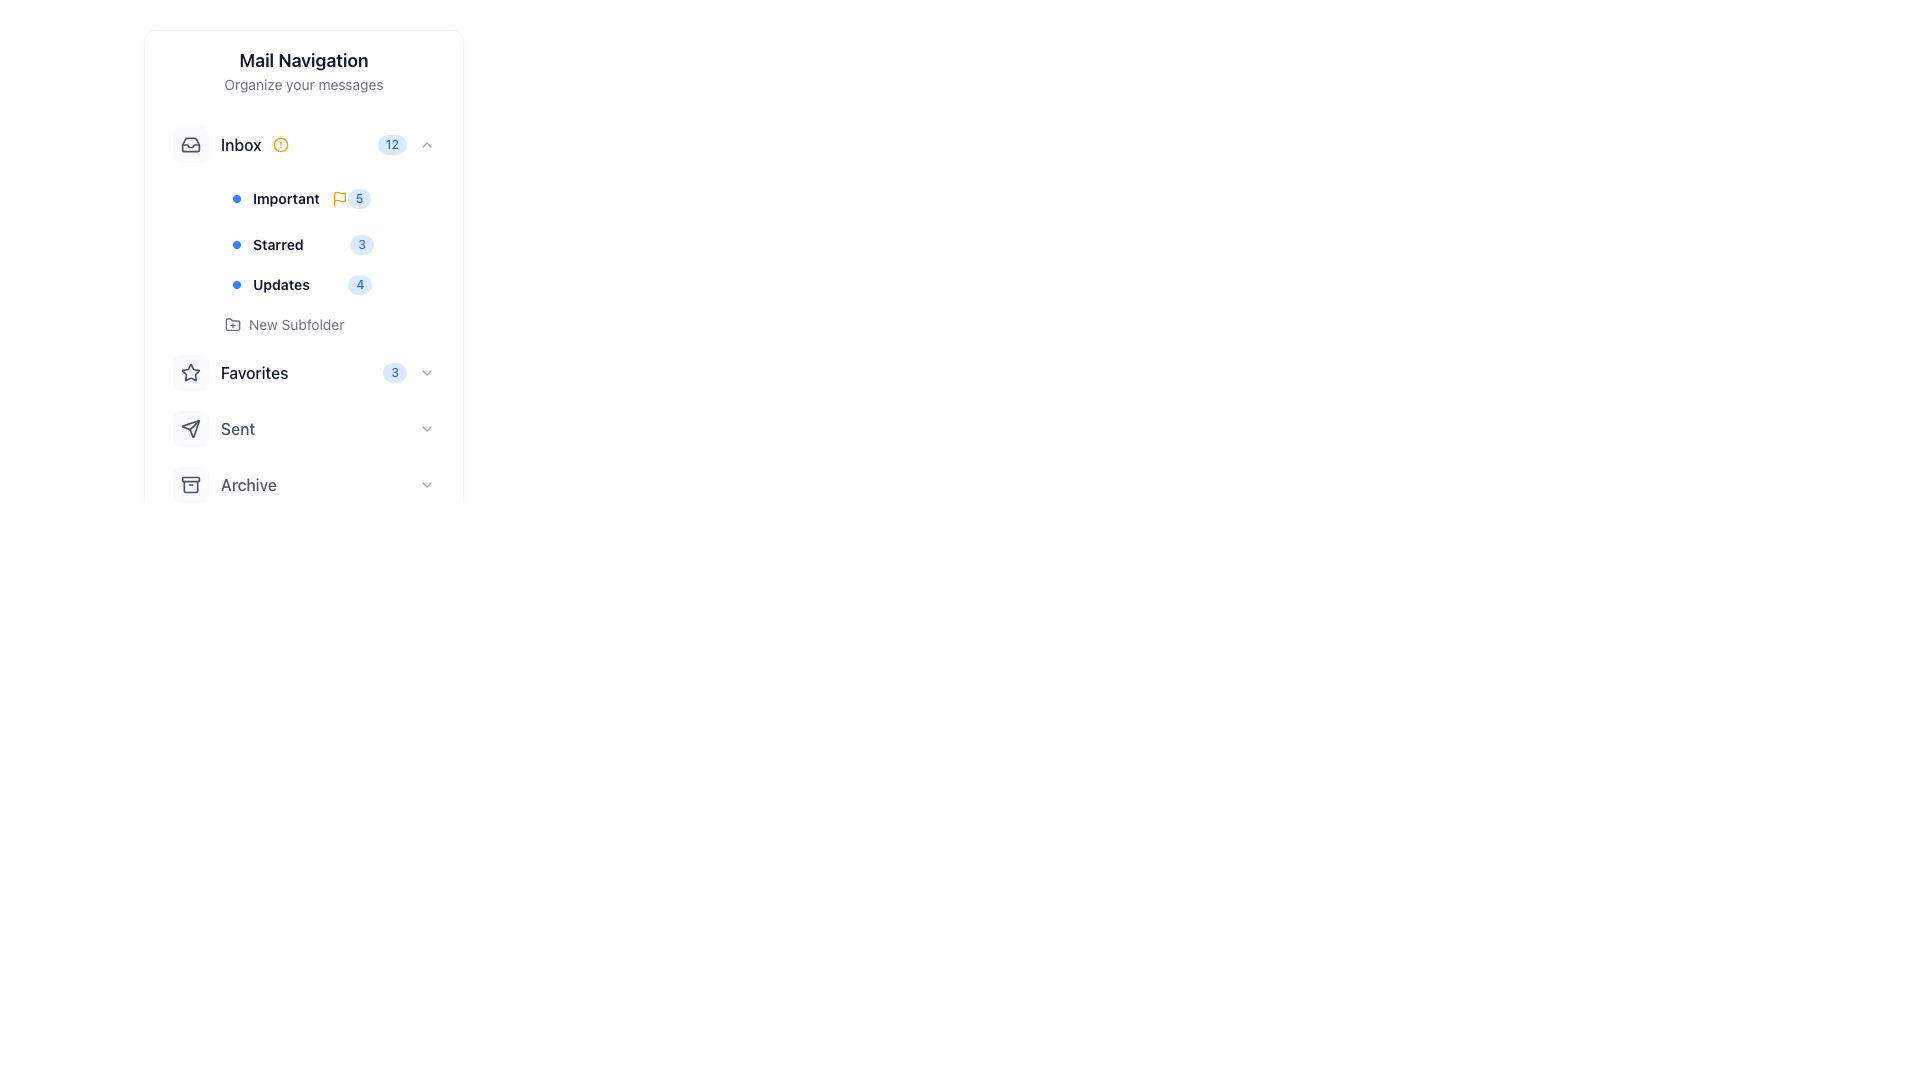 This screenshot has height=1080, width=1920. Describe the element at coordinates (191, 427) in the screenshot. I see `the gray paper airplane icon located in the 'Favorites' section of the navigation menu` at that location.